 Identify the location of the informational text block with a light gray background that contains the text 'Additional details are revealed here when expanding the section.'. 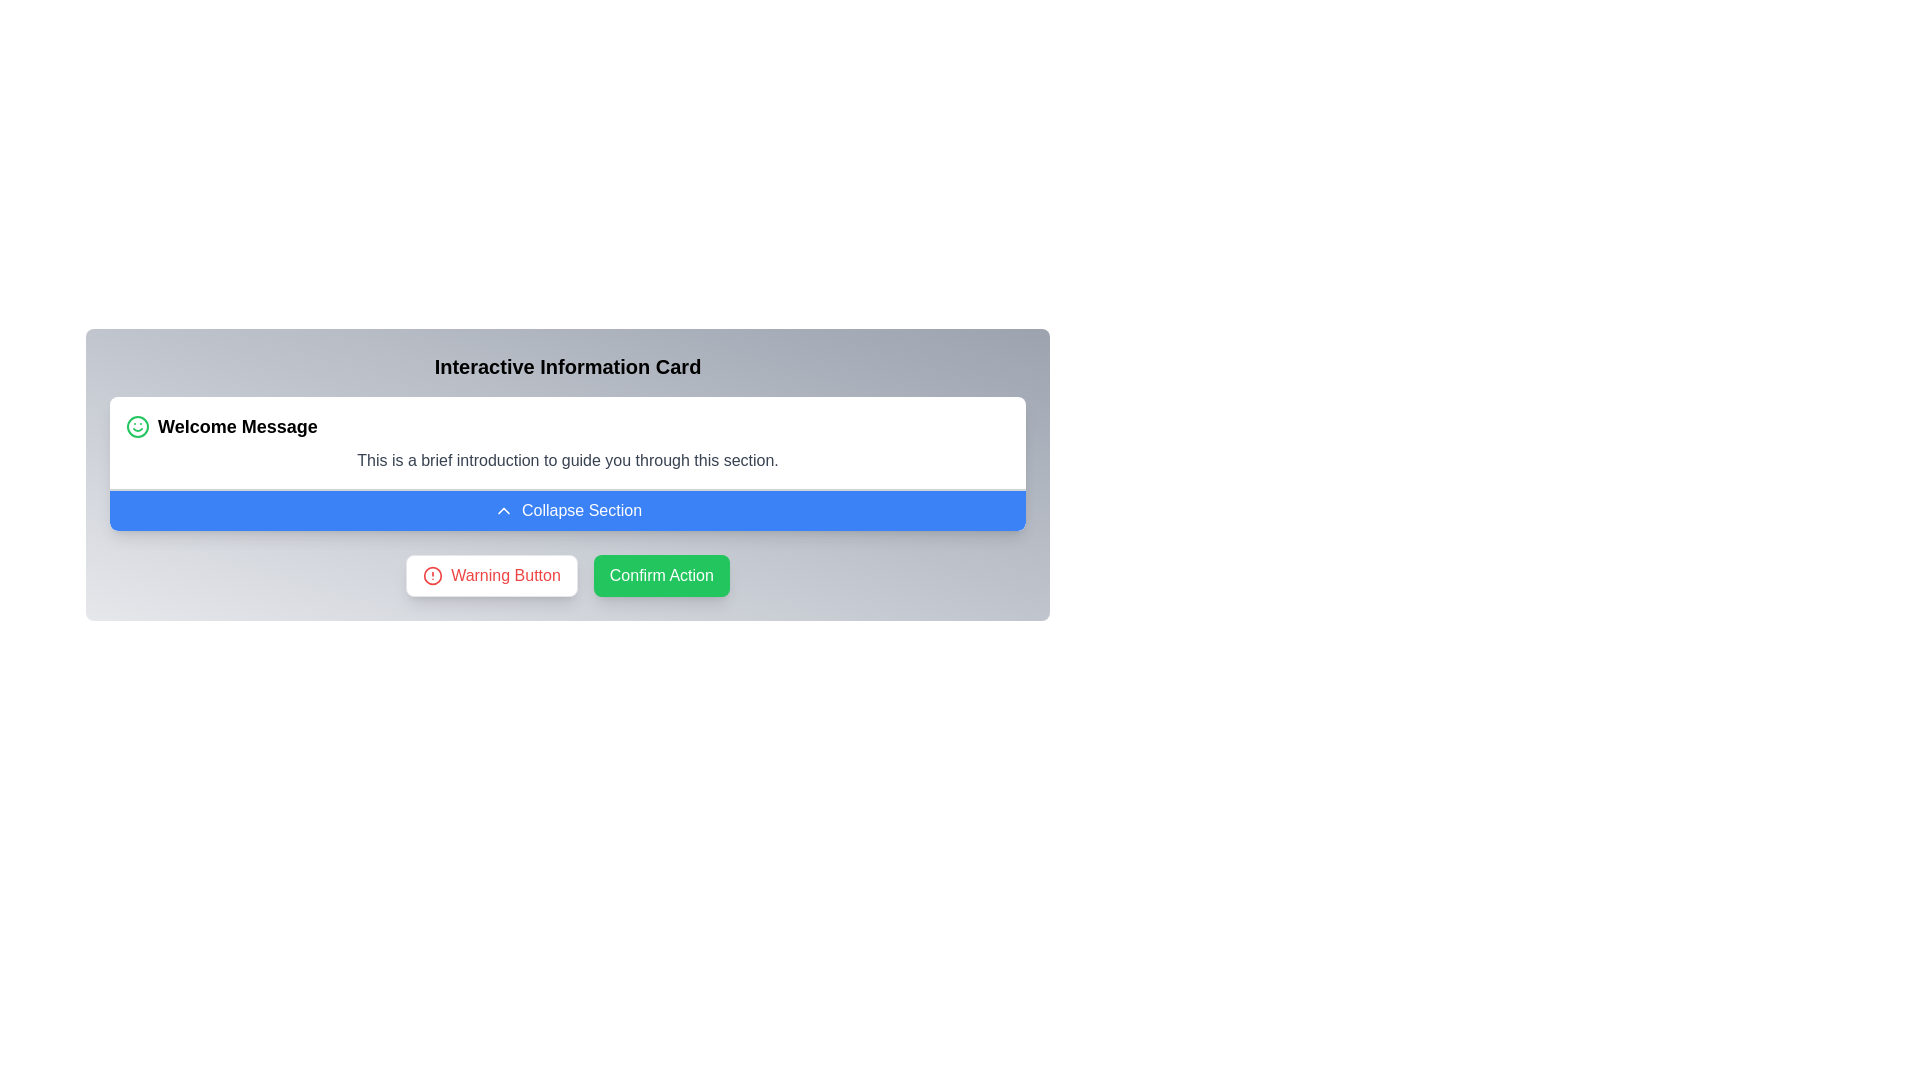
(566, 559).